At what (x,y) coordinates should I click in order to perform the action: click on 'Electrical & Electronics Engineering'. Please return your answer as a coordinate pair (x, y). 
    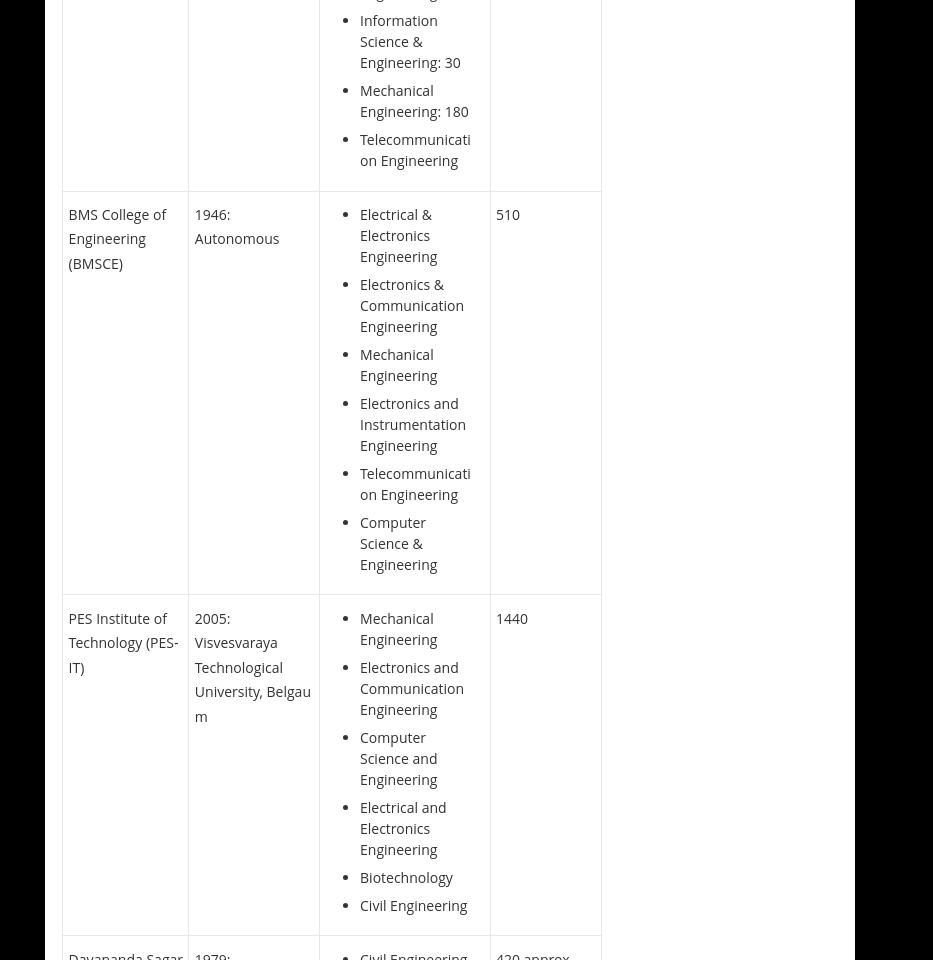
    Looking at the image, I should click on (398, 234).